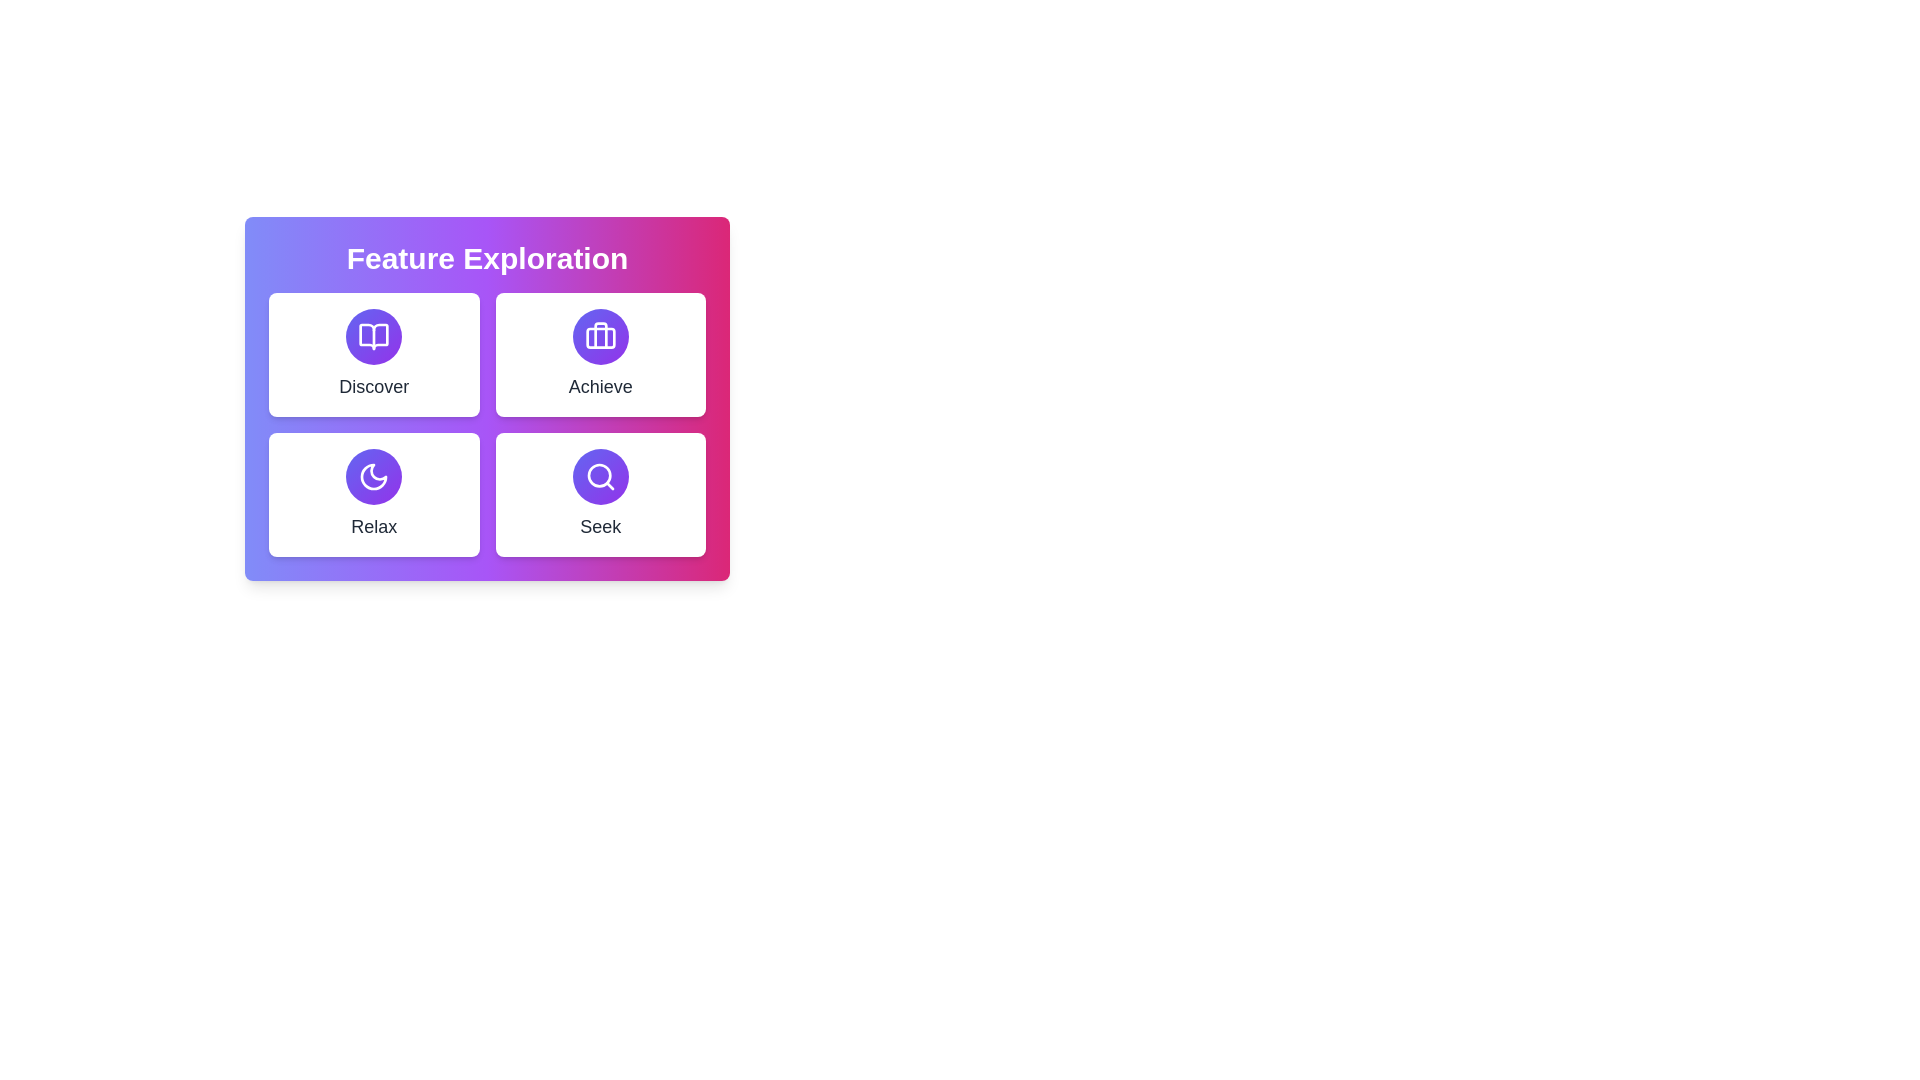 This screenshot has width=1920, height=1080. I want to click on the 'Discover' button located in the top-left corner of the grid arrangement, so click(374, 335).